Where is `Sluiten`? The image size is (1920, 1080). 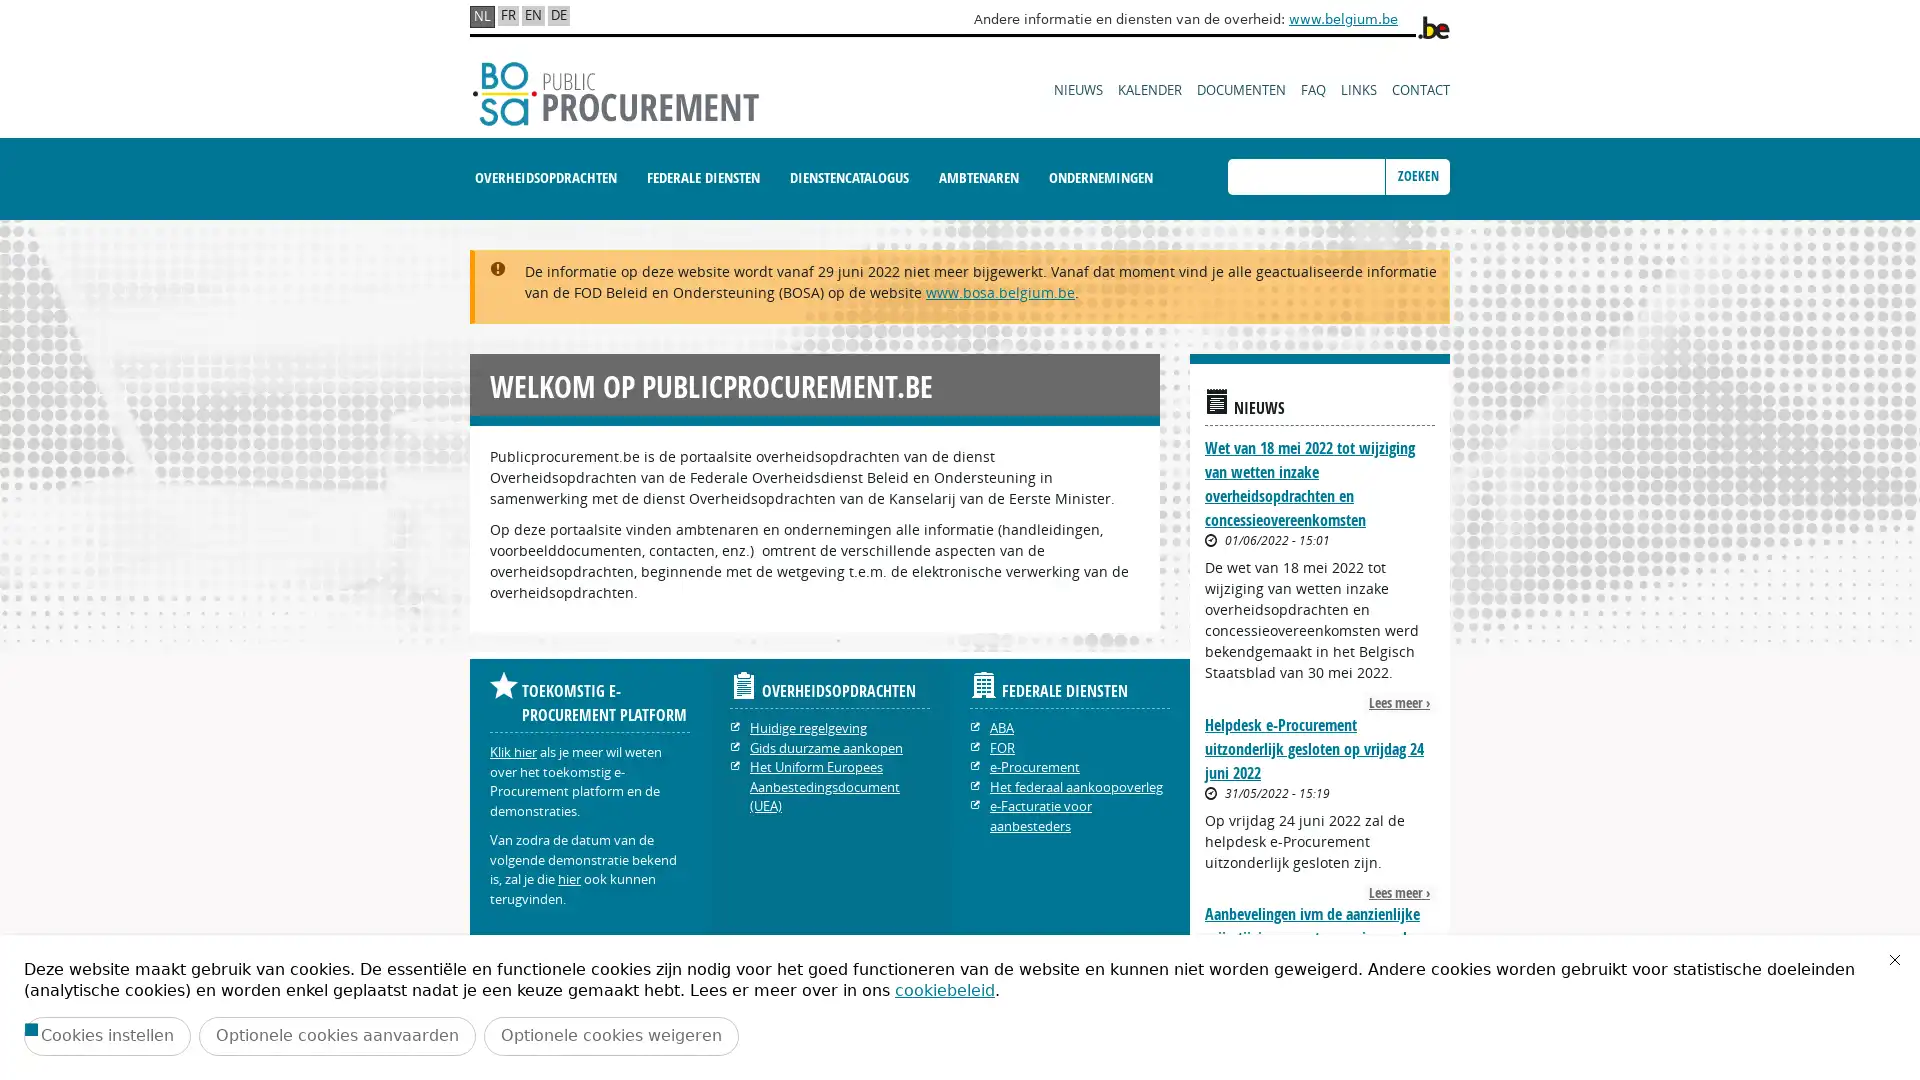
Sluiten is located at coordinates (1894, 959).